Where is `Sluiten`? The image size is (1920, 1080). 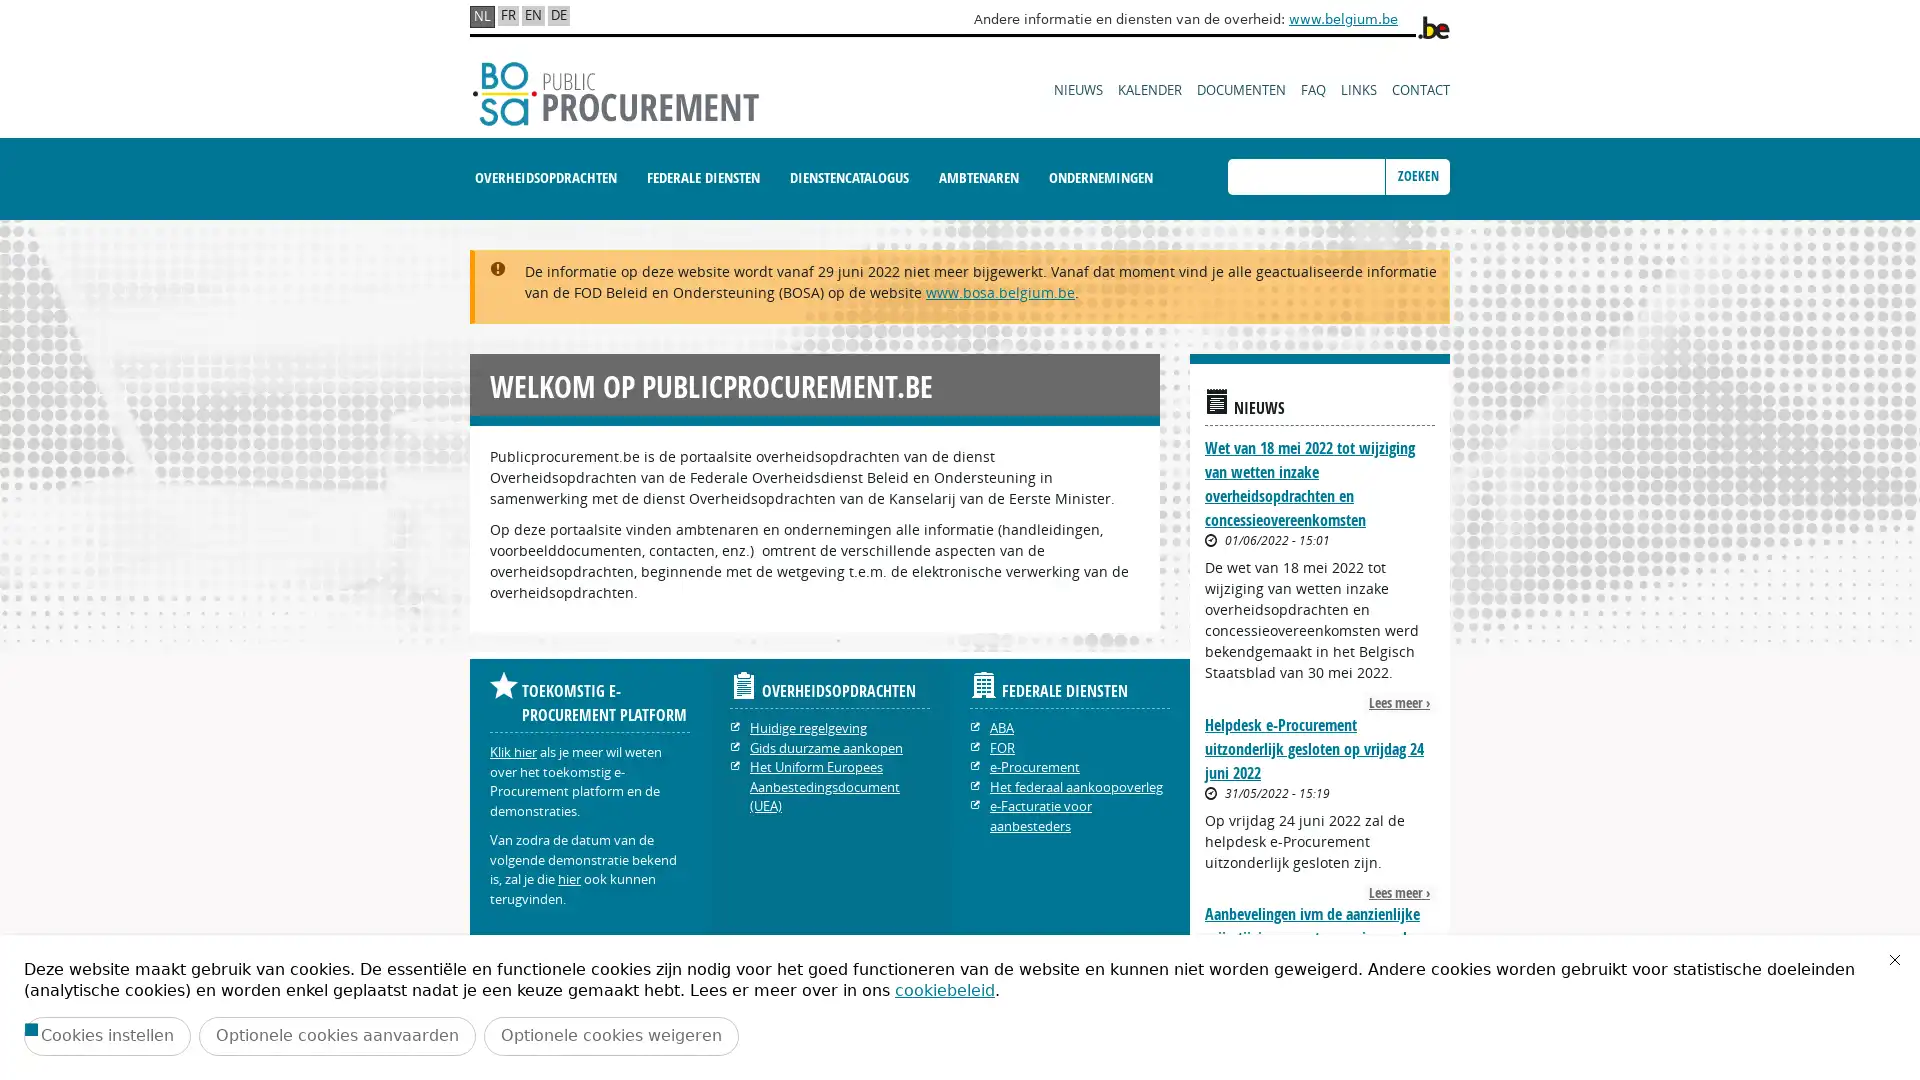
Sluiten is located at coordinates (1894, 959).